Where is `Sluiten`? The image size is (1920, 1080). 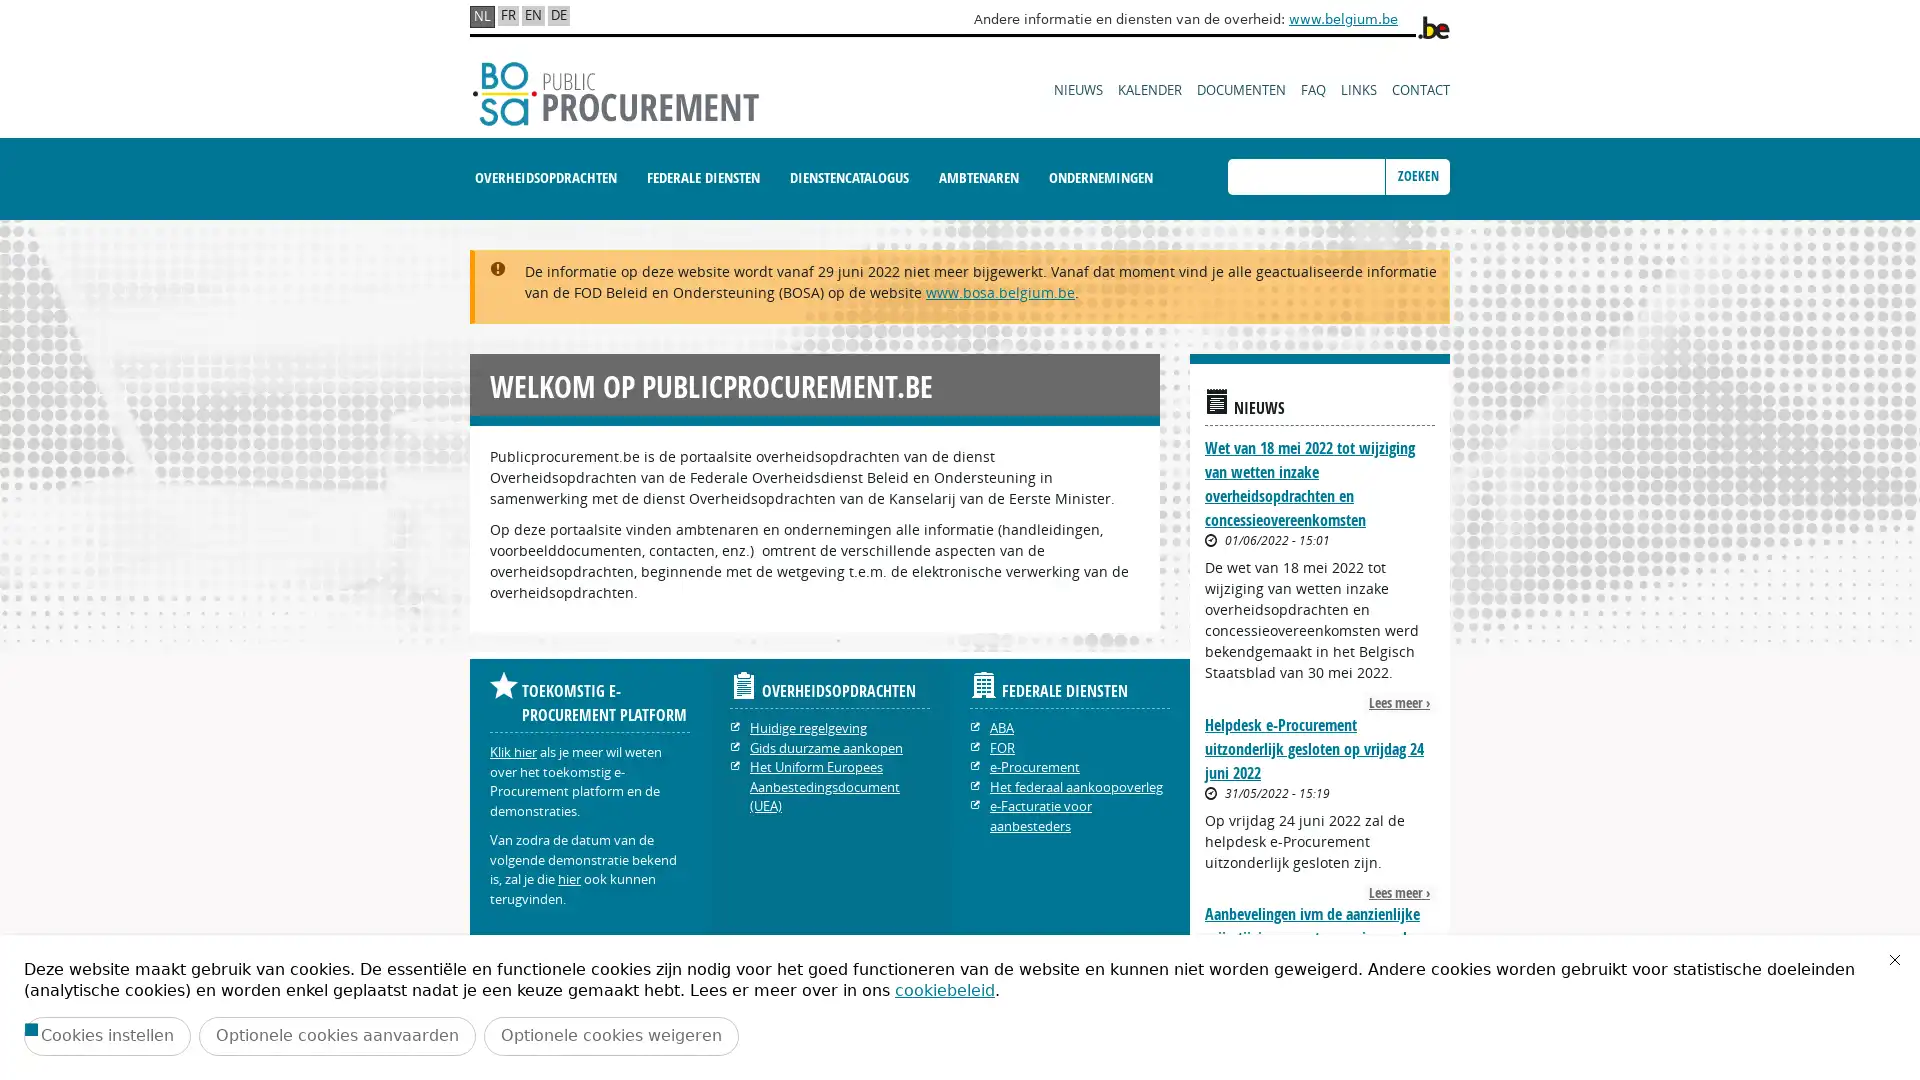
Sluiten is located at coordinates (1894, 959).